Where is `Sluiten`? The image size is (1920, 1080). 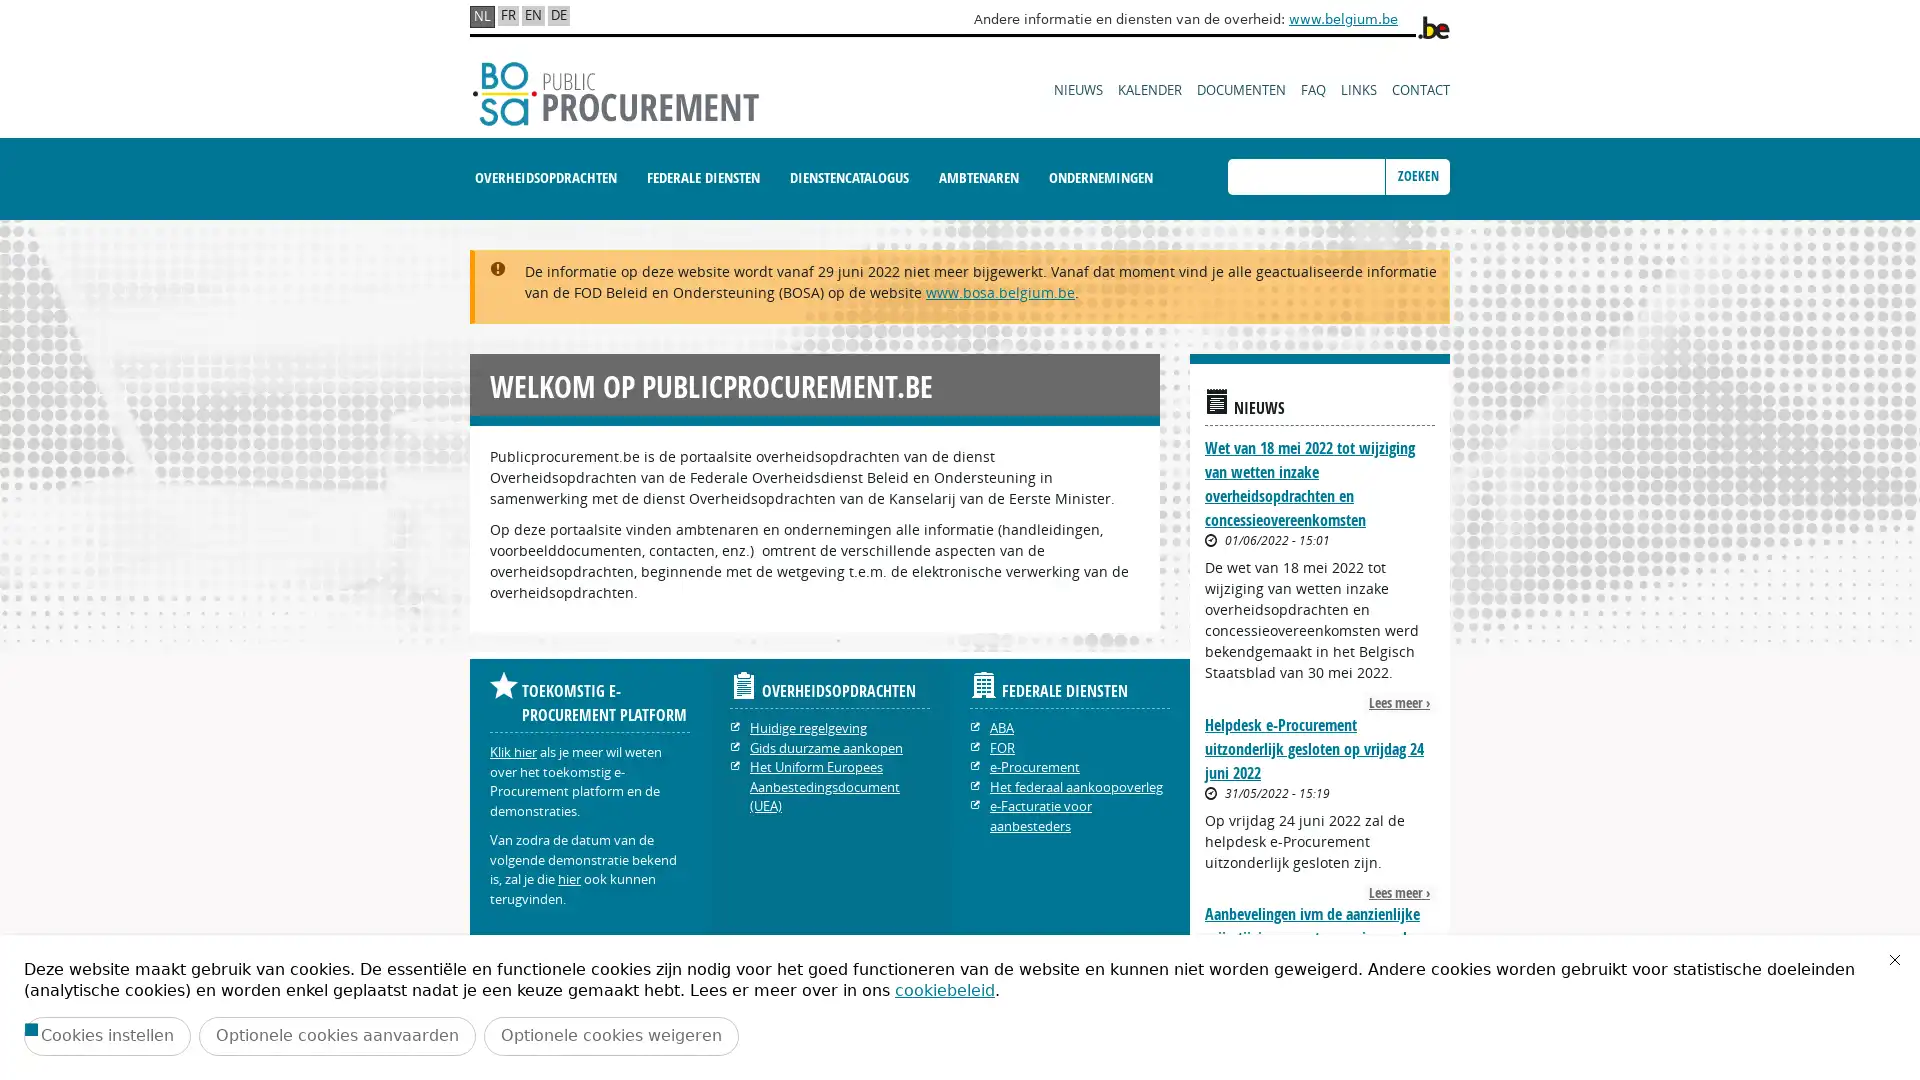
Sluiten is located at coordinates (1894, 959).